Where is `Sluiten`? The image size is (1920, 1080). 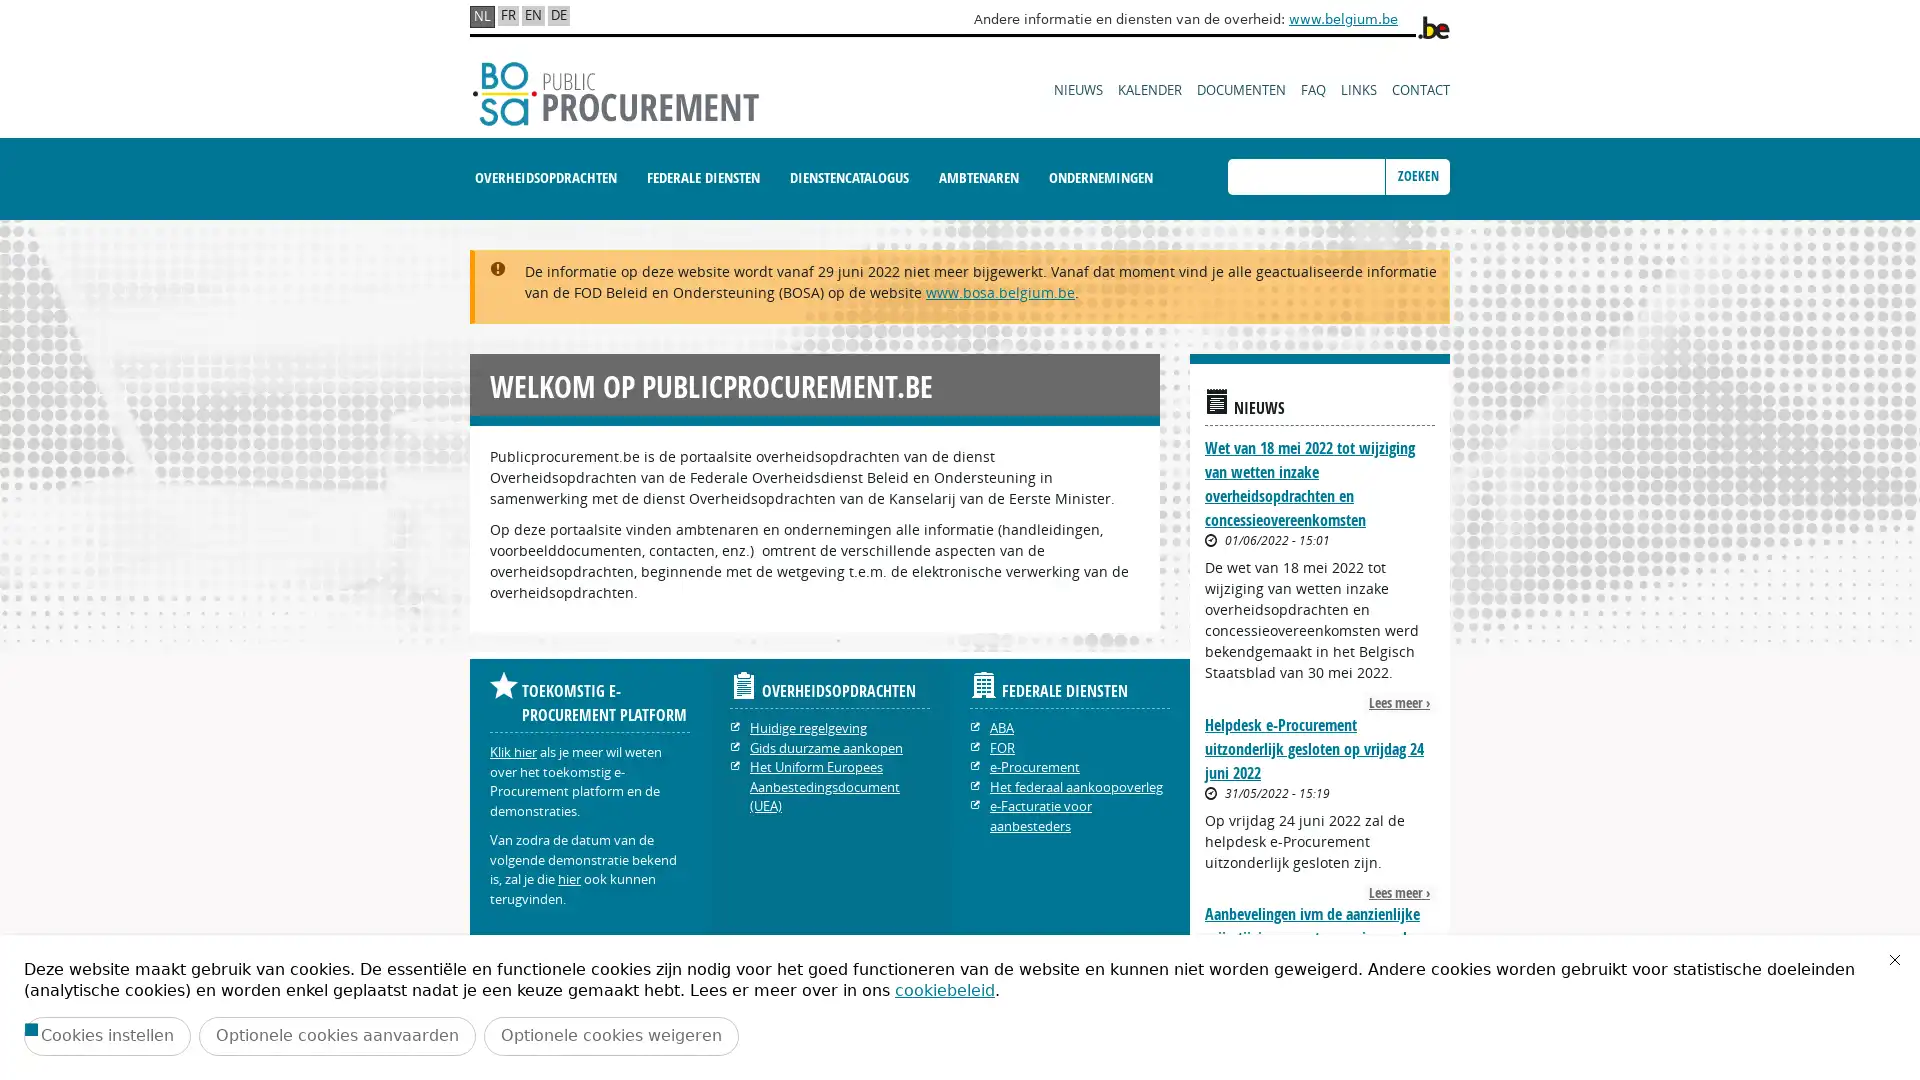
Sluiten is located at coordinates (1894, 959).